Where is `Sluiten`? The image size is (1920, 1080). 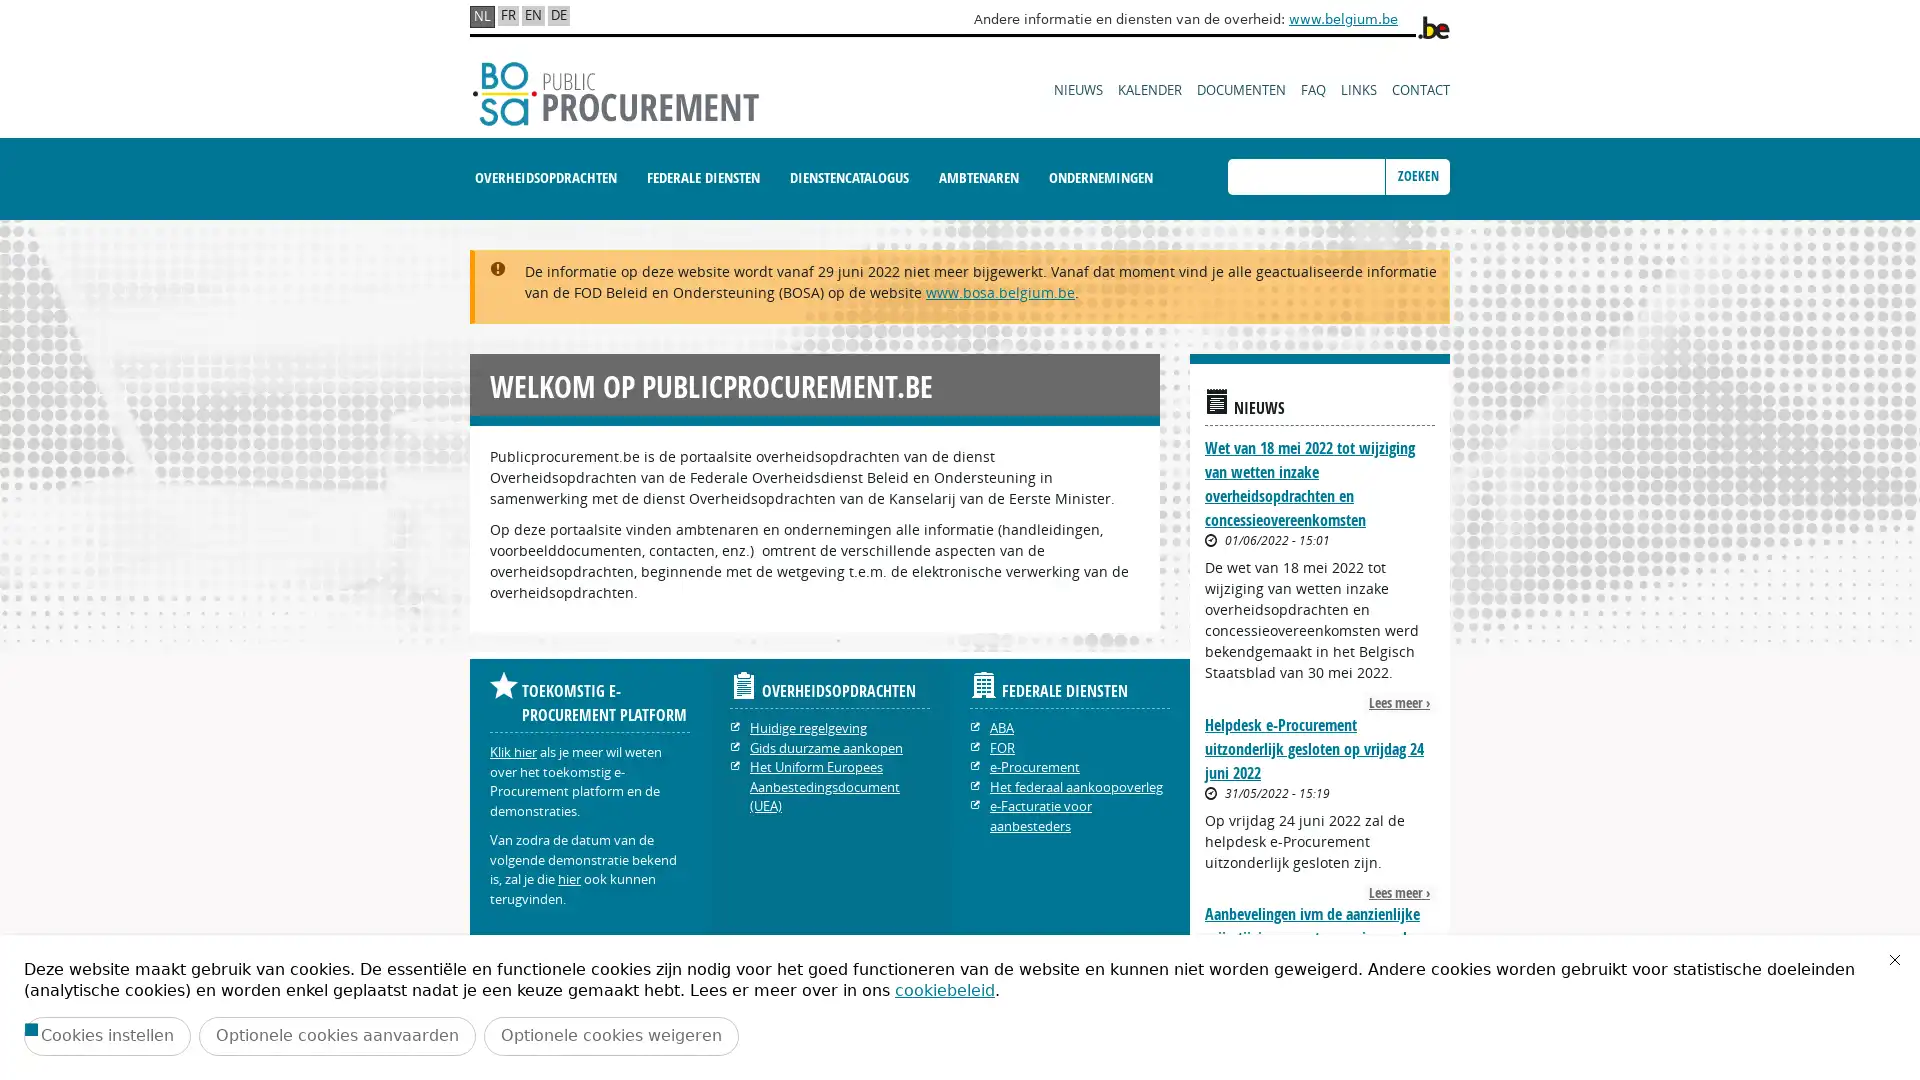
Sluiten is located at coordinates (1894, 959).